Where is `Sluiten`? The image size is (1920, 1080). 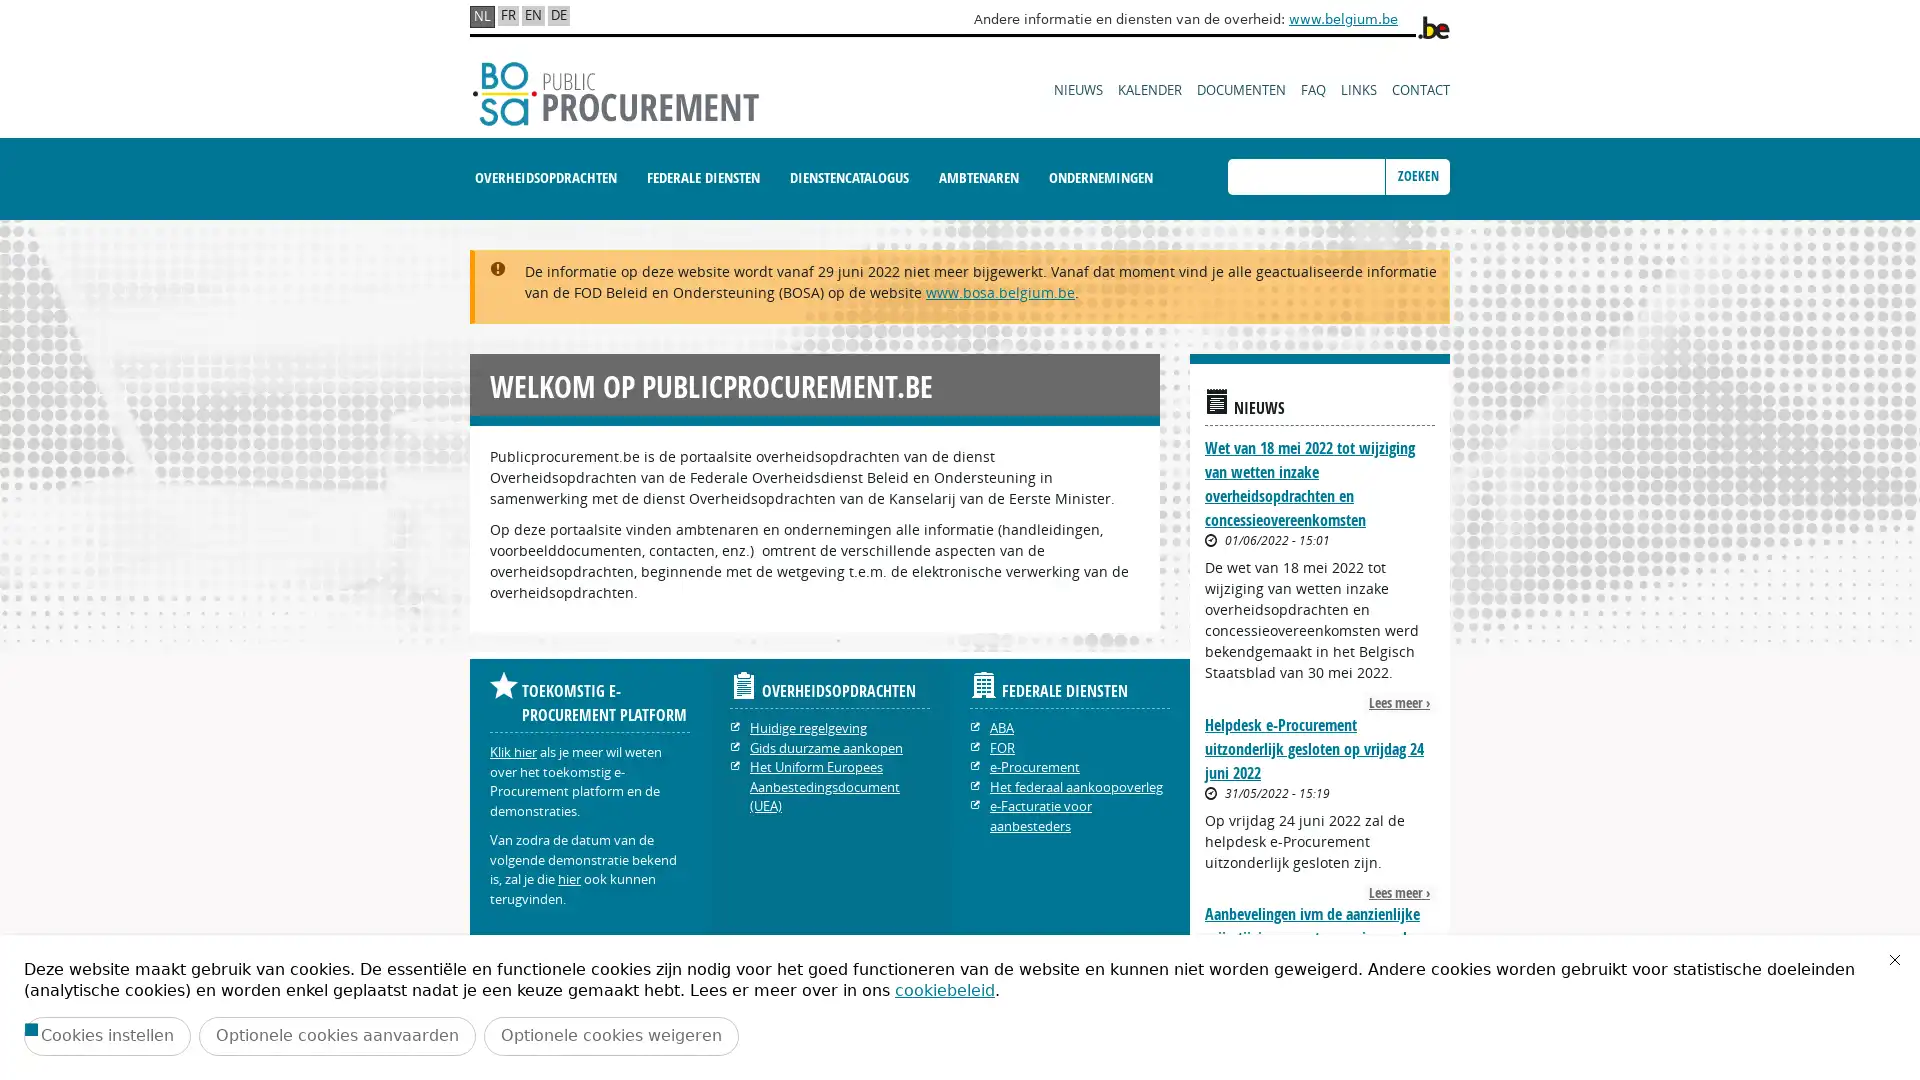
Sluiten is located at coordinates (1894, 959).